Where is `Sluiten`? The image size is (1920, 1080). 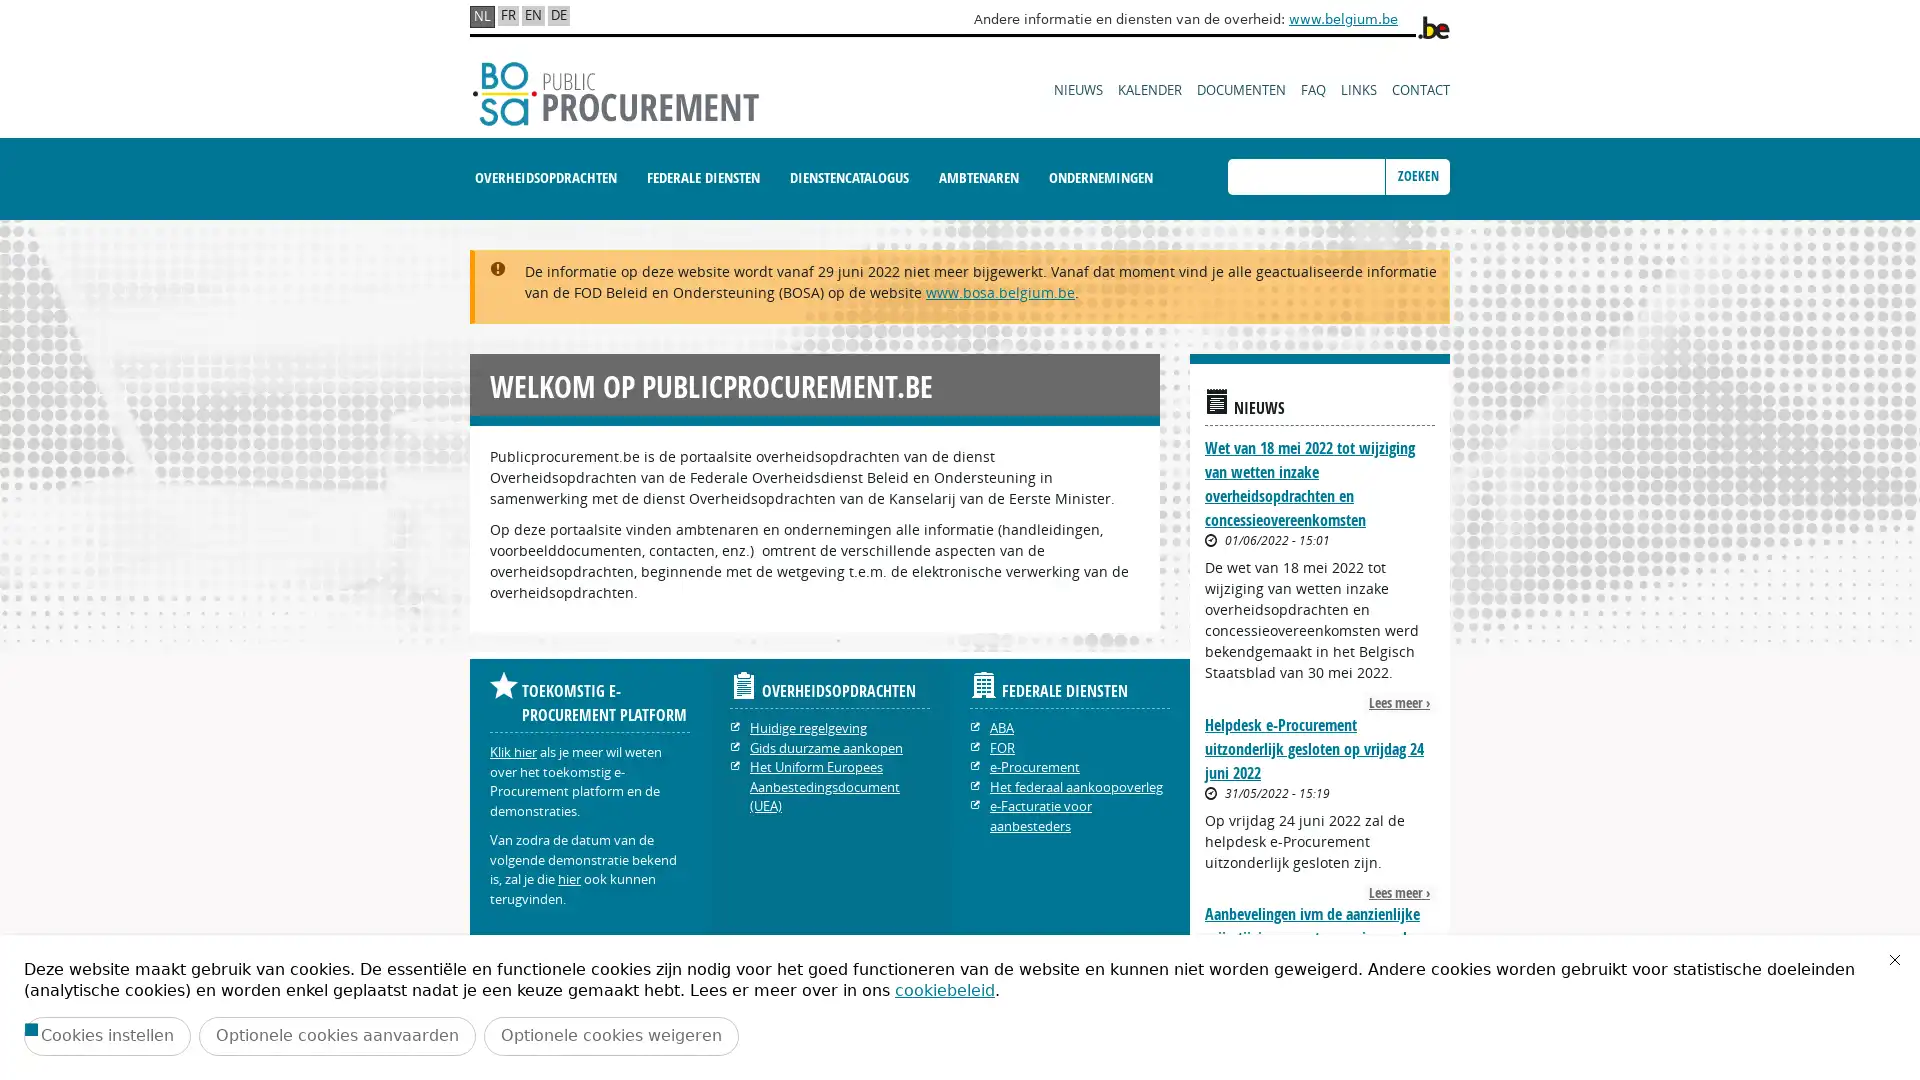
Sluiten is located at coordinates (1894, 959).